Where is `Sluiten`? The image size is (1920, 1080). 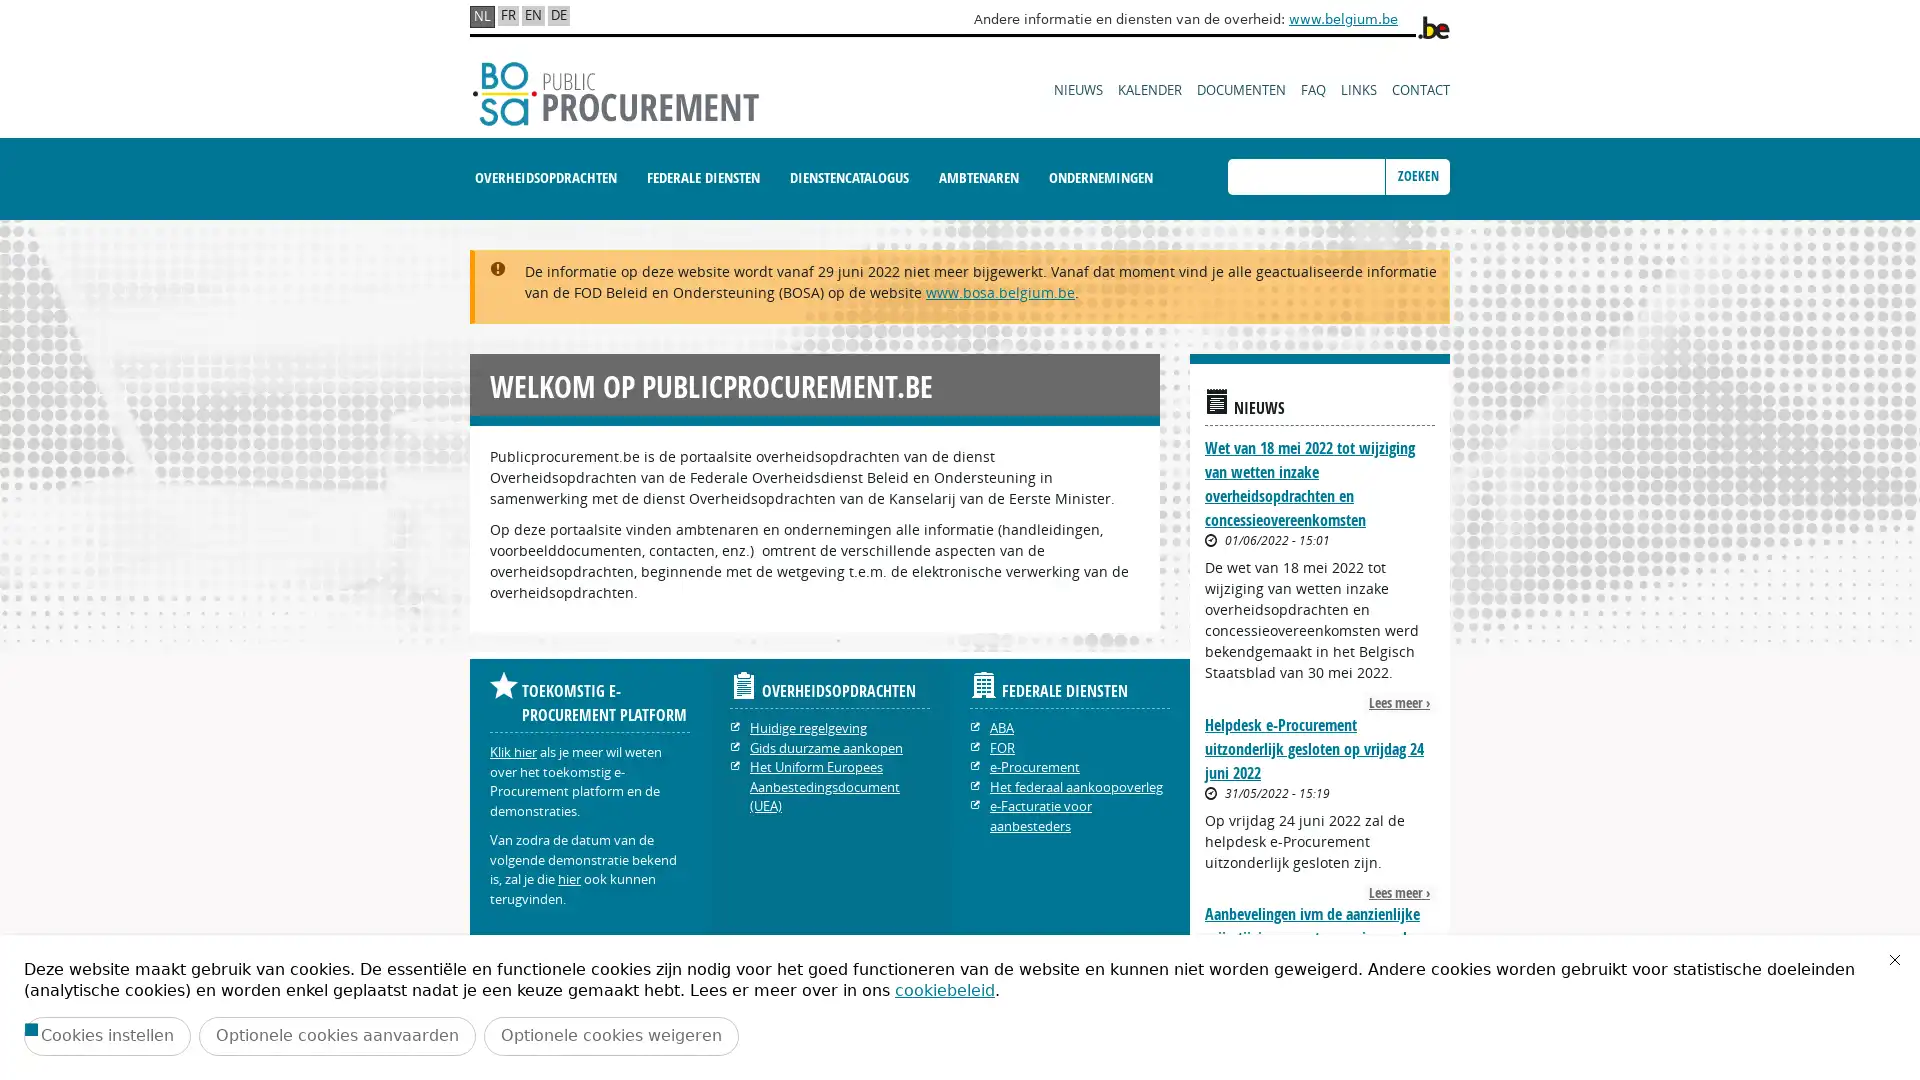
Sluiten is located at coordinates (1894, 959).